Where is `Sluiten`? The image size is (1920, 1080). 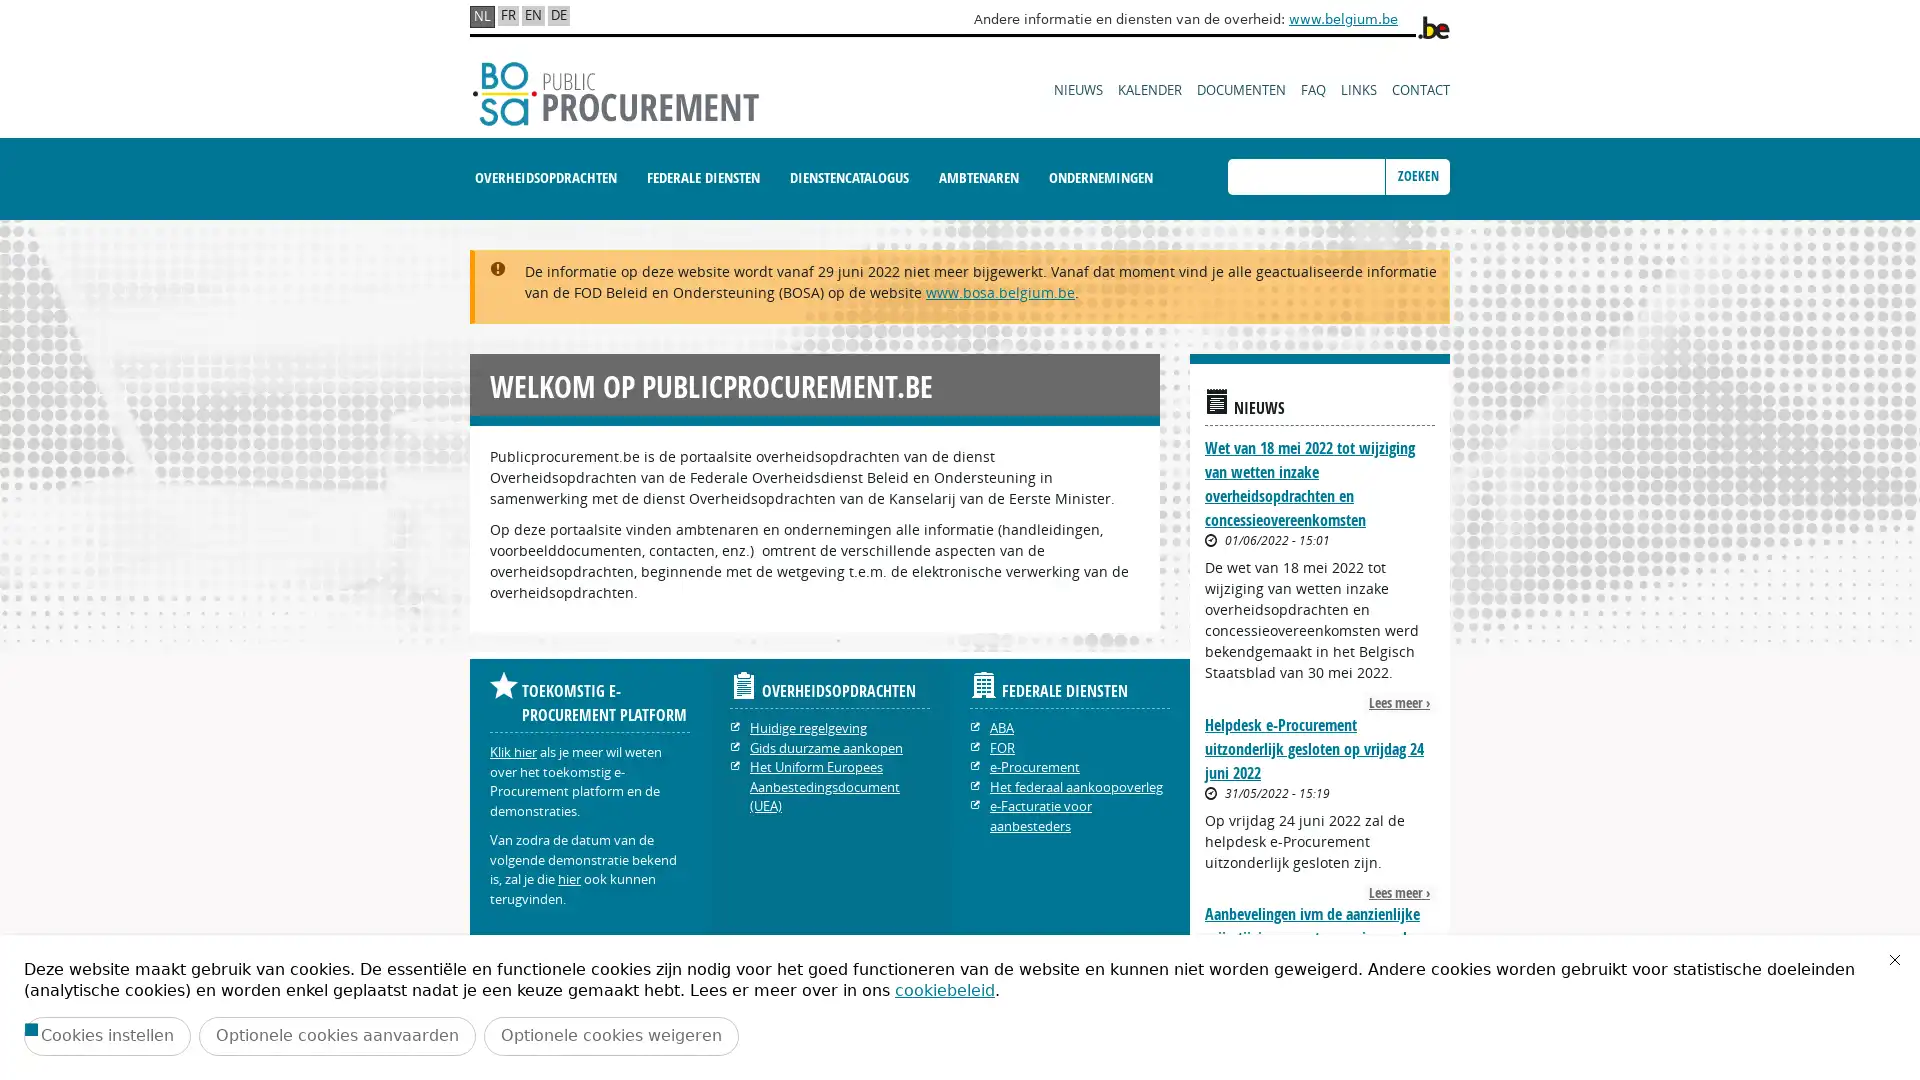
Sluiten is located at coordinates (1894, 959).